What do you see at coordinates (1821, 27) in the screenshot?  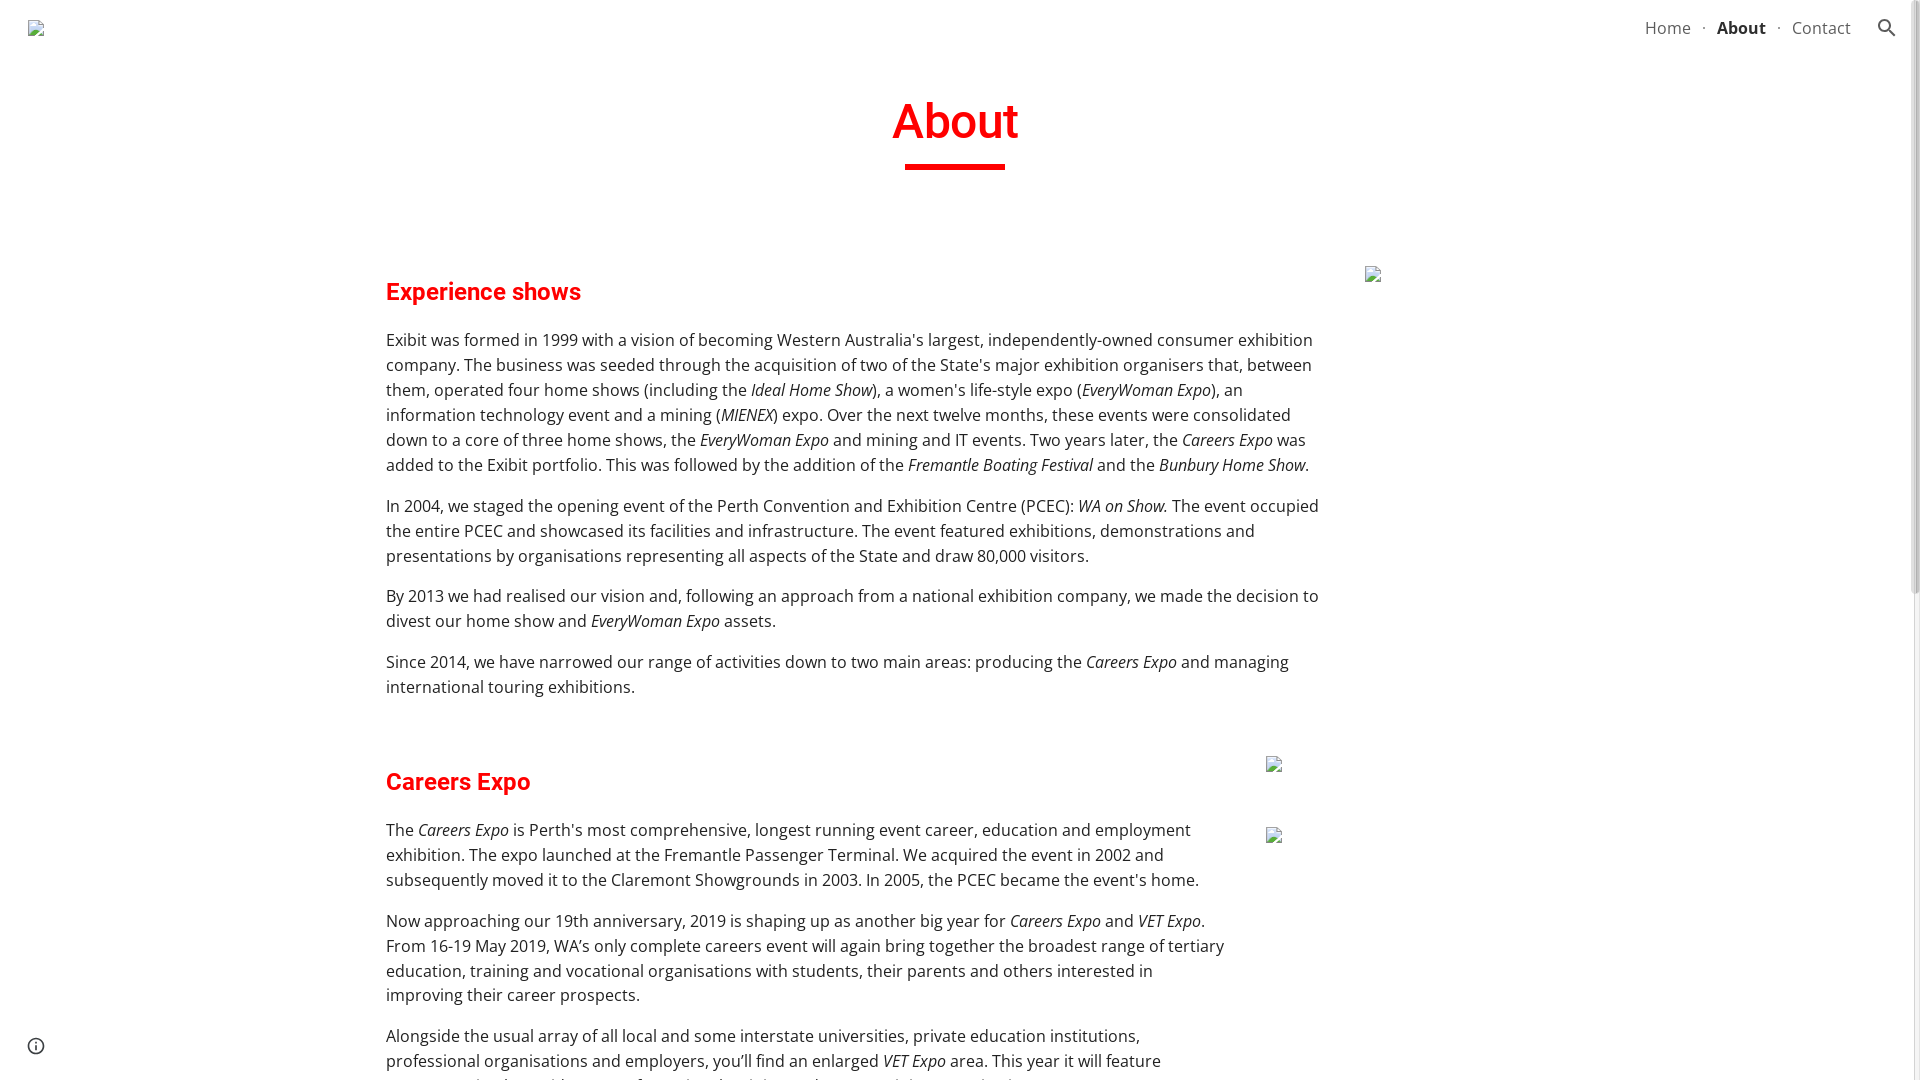 I see `'Contact'` at bounding box center [1821, 27].